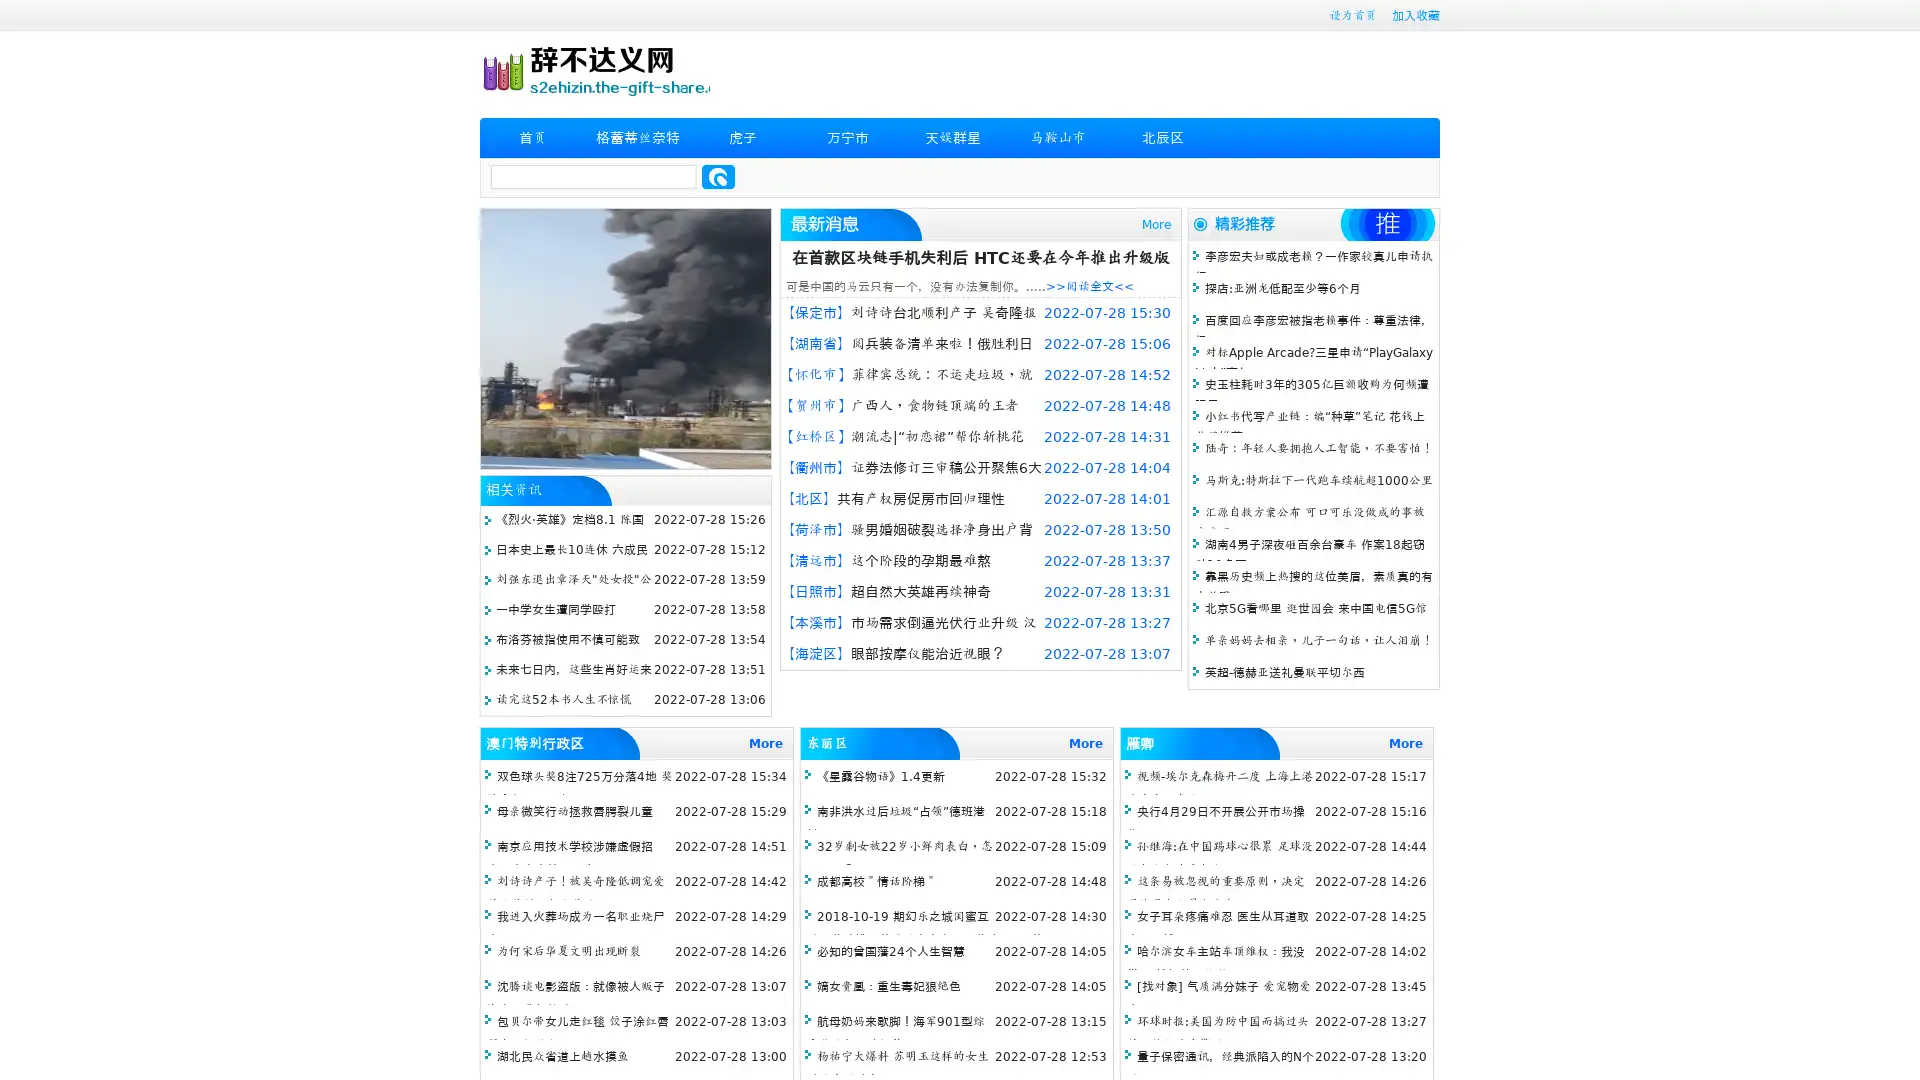 Image resolution: width=1920 pixels, height=1080 pixels. I want to click on Search, so click(718, 176).